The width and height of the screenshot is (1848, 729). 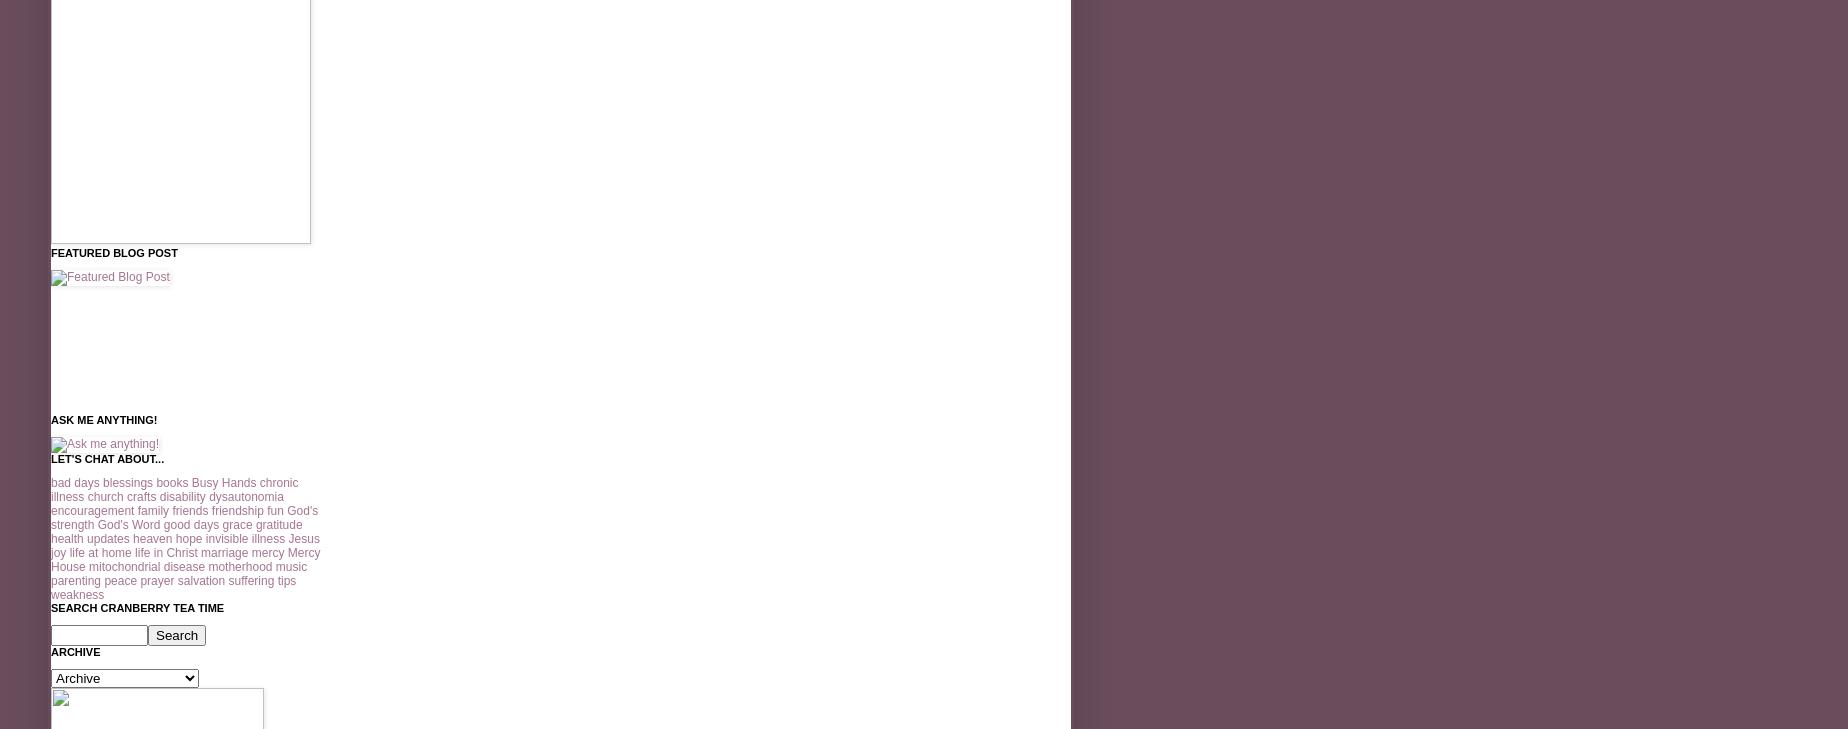 I want to click on 'health updates', so click(x=89, y=539).